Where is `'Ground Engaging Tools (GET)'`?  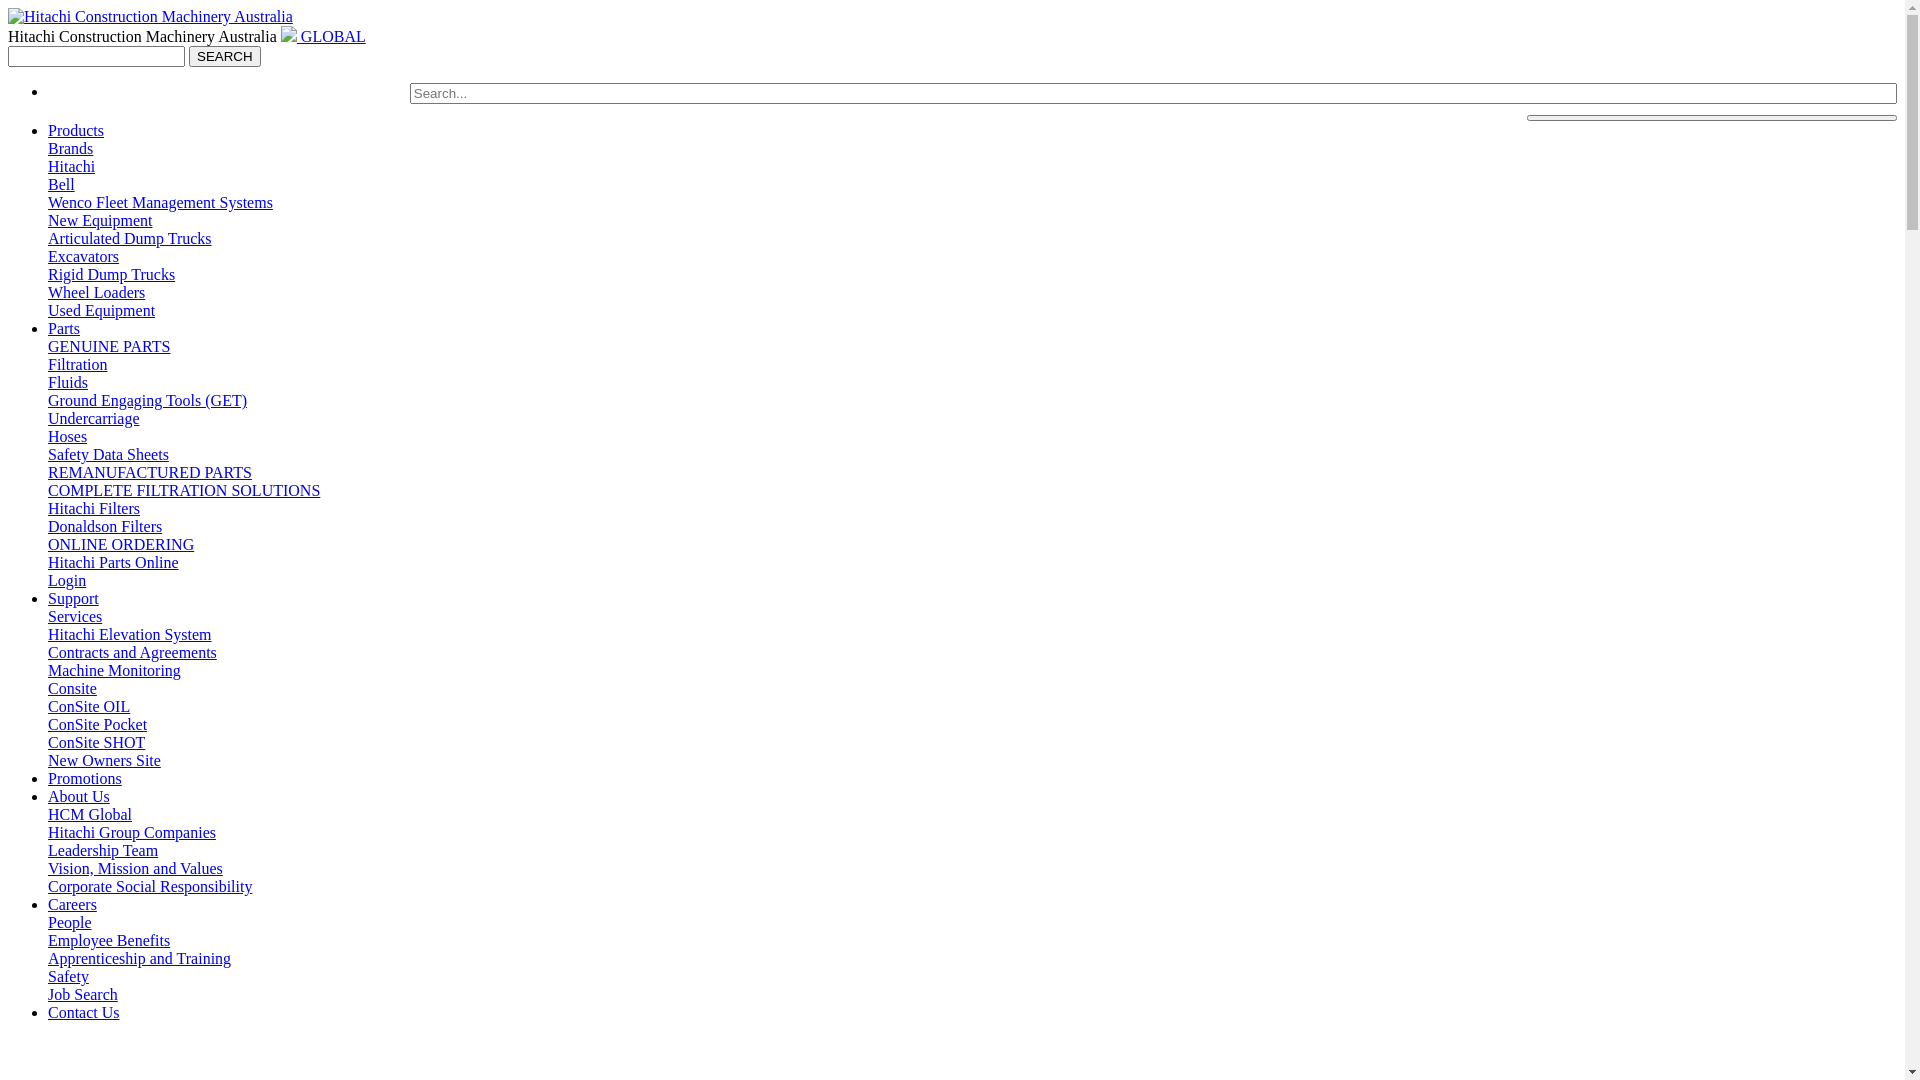
'Ground Engaging Tools (GET)' is located at coordinates (48, 400).